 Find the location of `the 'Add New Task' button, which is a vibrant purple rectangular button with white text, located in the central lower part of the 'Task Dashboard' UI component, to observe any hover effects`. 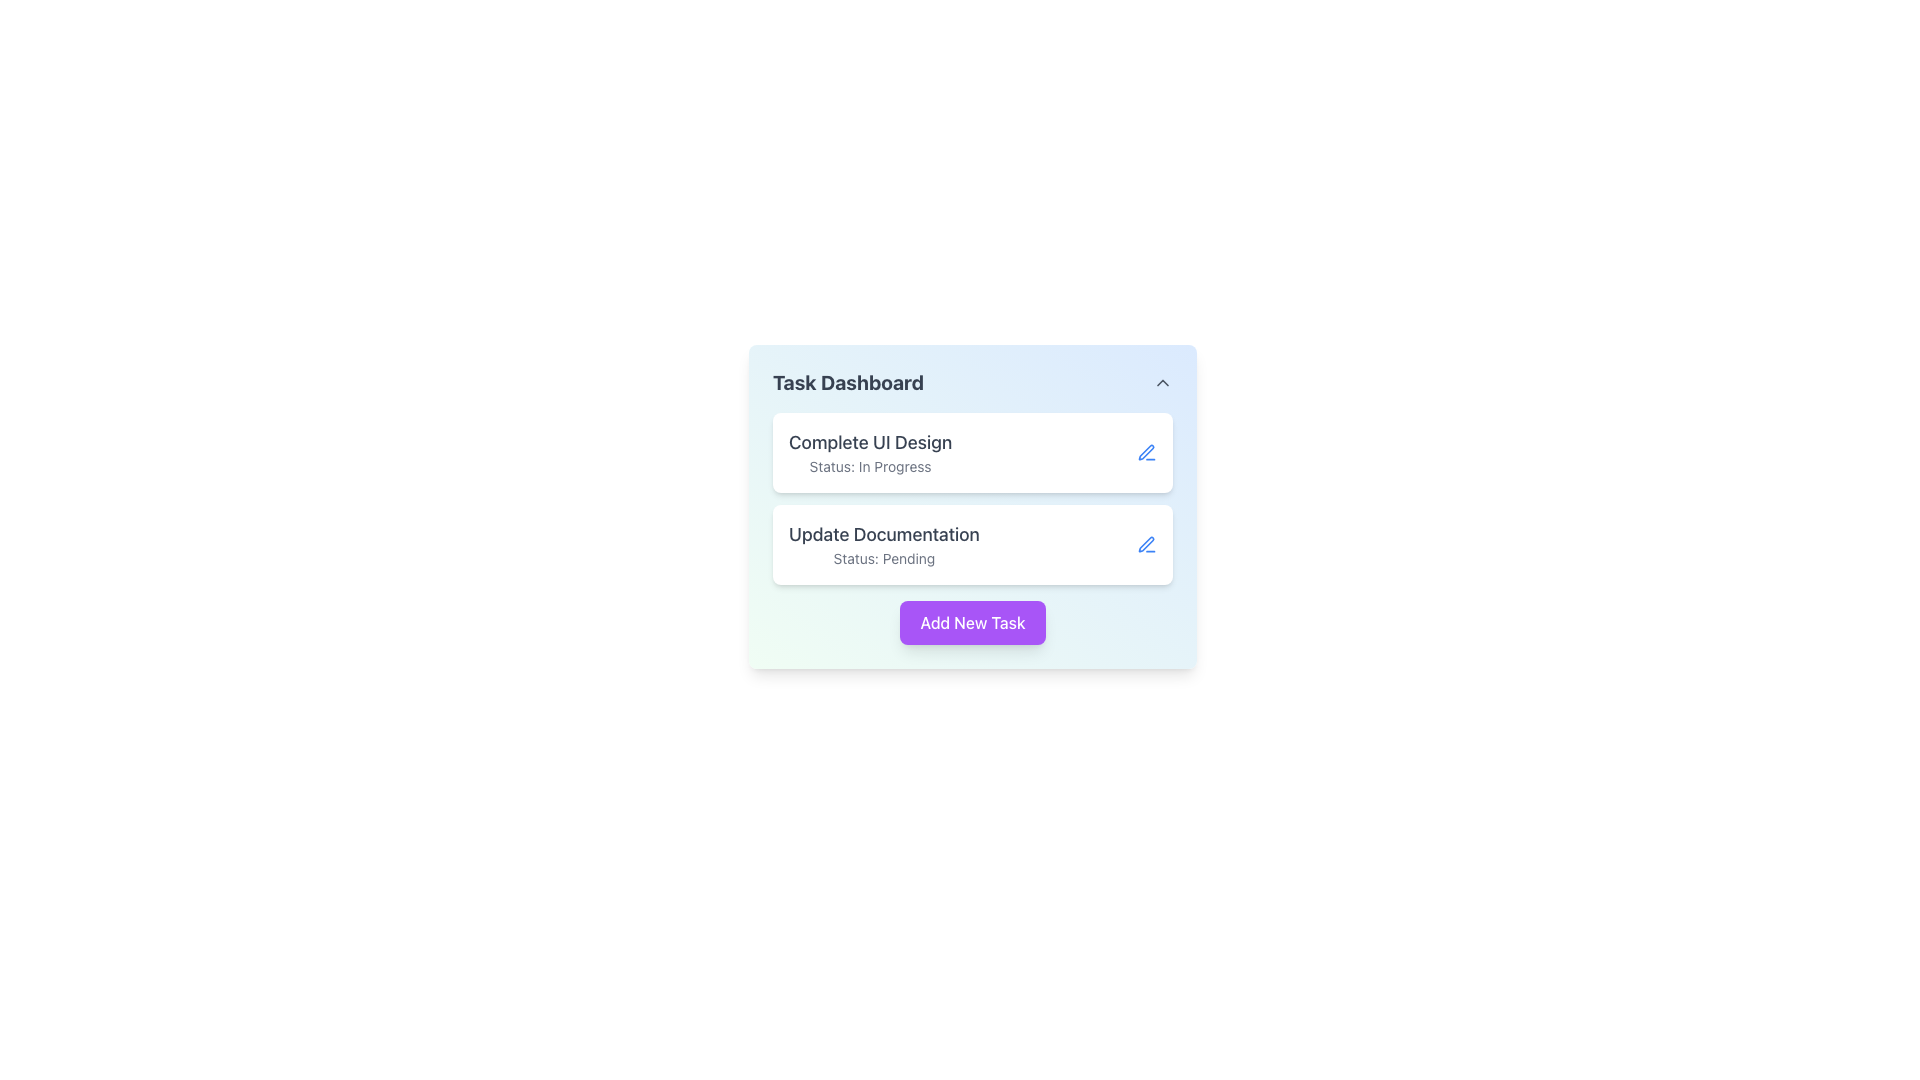

the 'Add New Task' button, which is a vibrant purple rectangular button with white text, located in the central lower part of the 'Task Dashboard' UI component, to observe any hover effects is located at coordinates (973, 622).